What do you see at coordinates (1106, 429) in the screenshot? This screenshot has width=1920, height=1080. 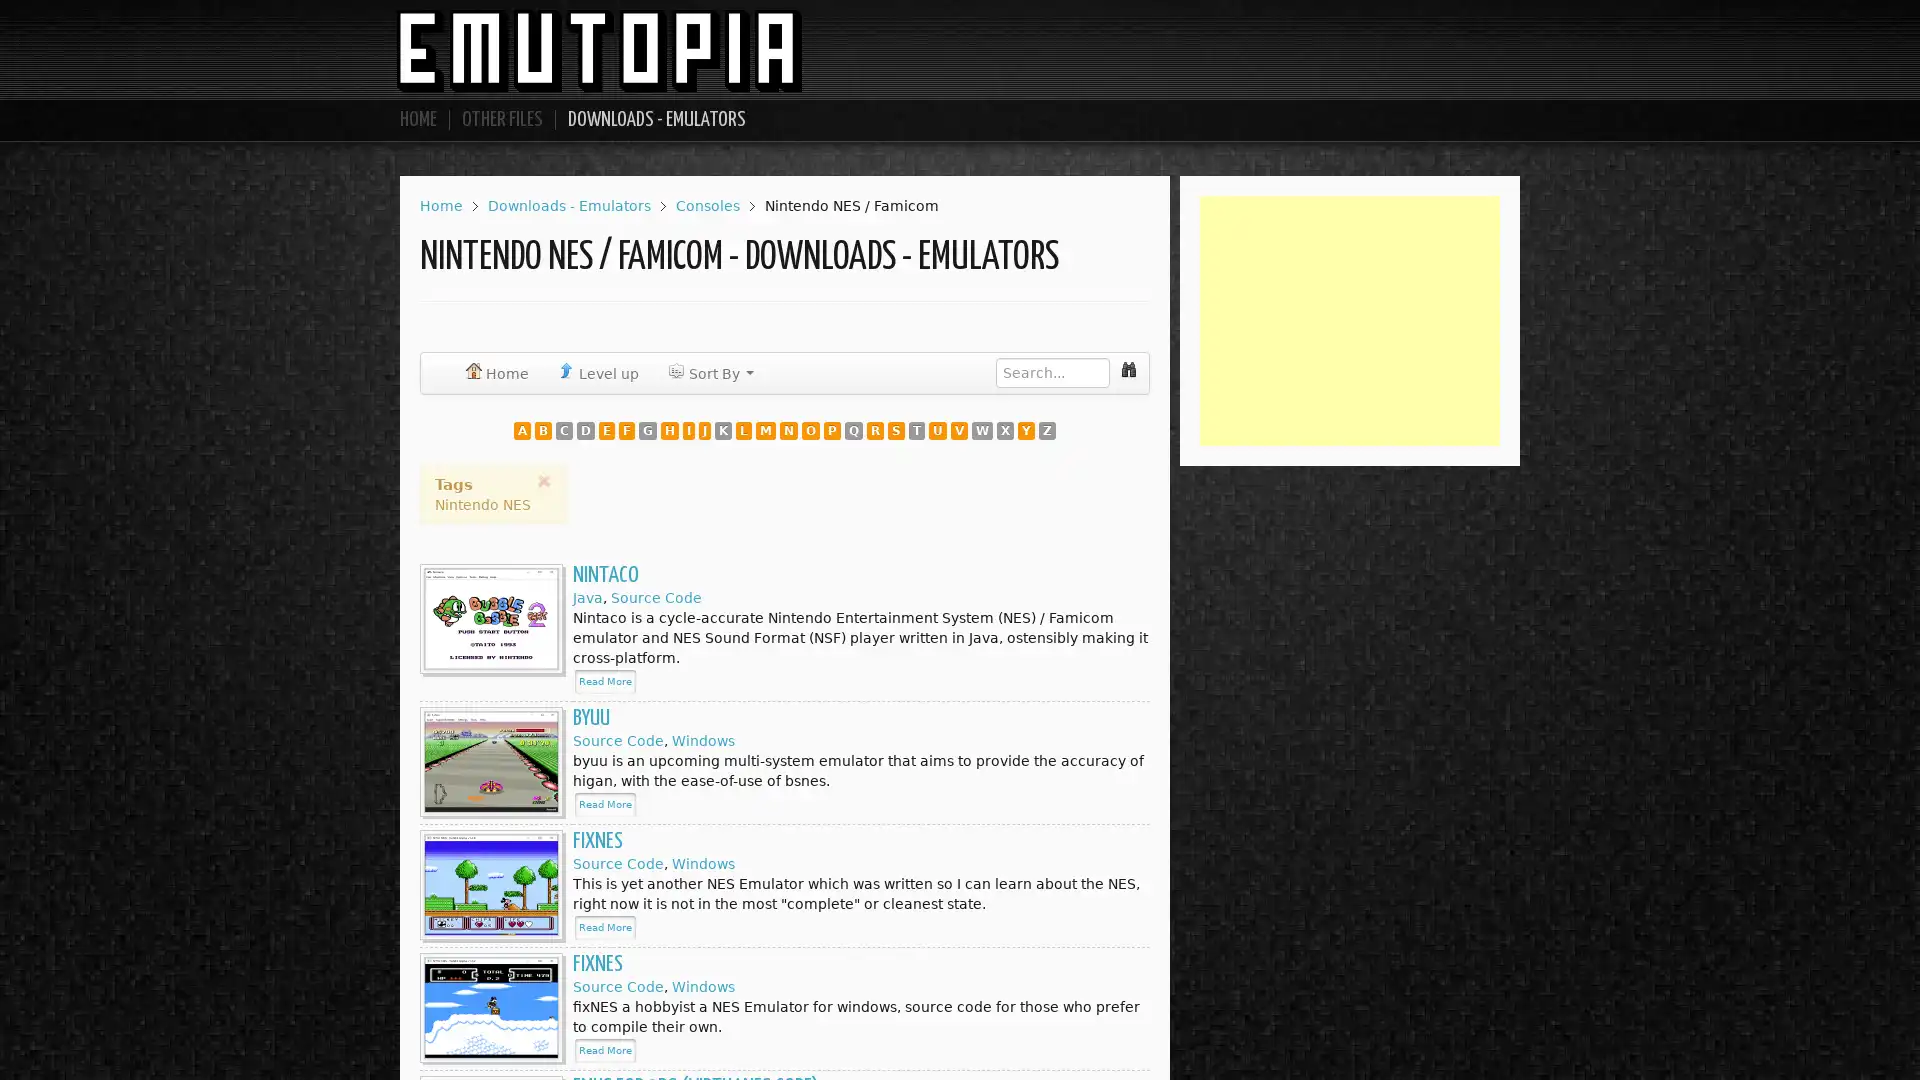 I see `Close Close` at bounding box center [1106, 429].